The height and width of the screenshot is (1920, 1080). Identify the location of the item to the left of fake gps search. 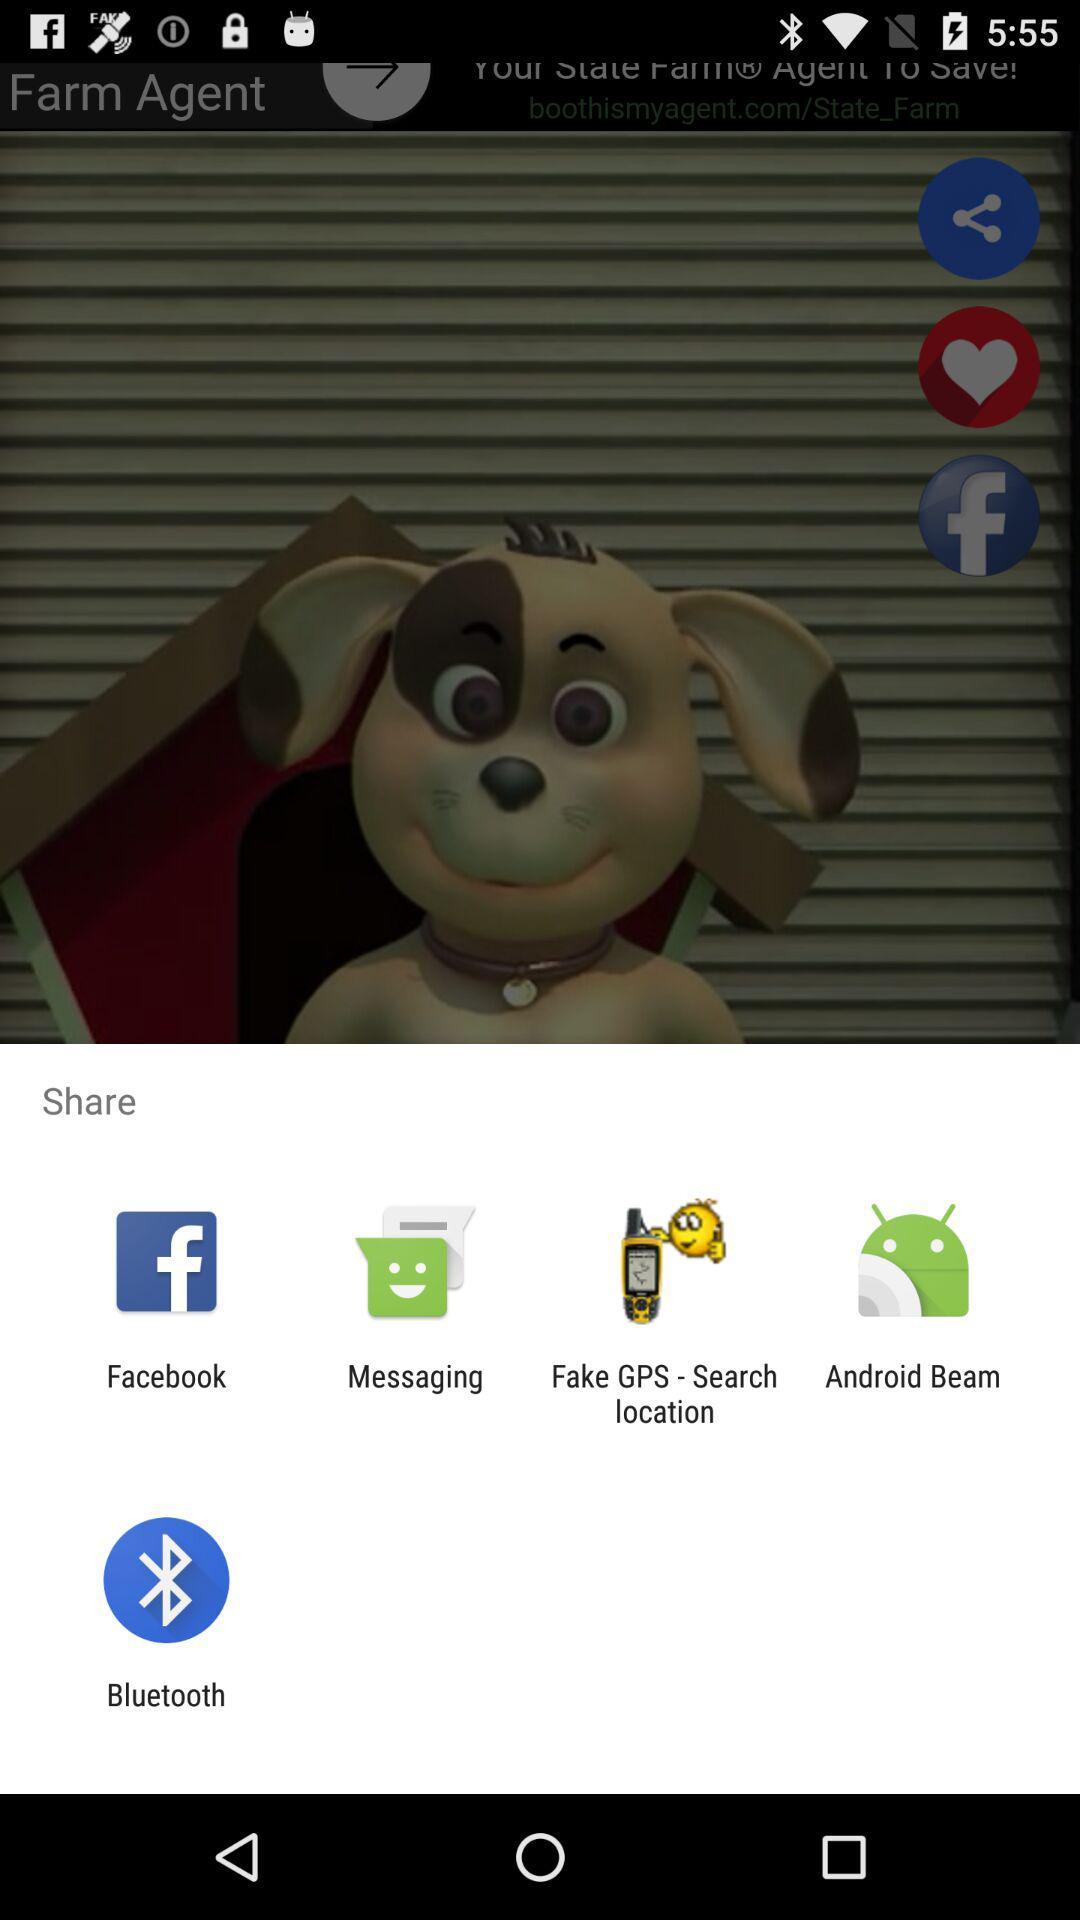
(414, 1392).